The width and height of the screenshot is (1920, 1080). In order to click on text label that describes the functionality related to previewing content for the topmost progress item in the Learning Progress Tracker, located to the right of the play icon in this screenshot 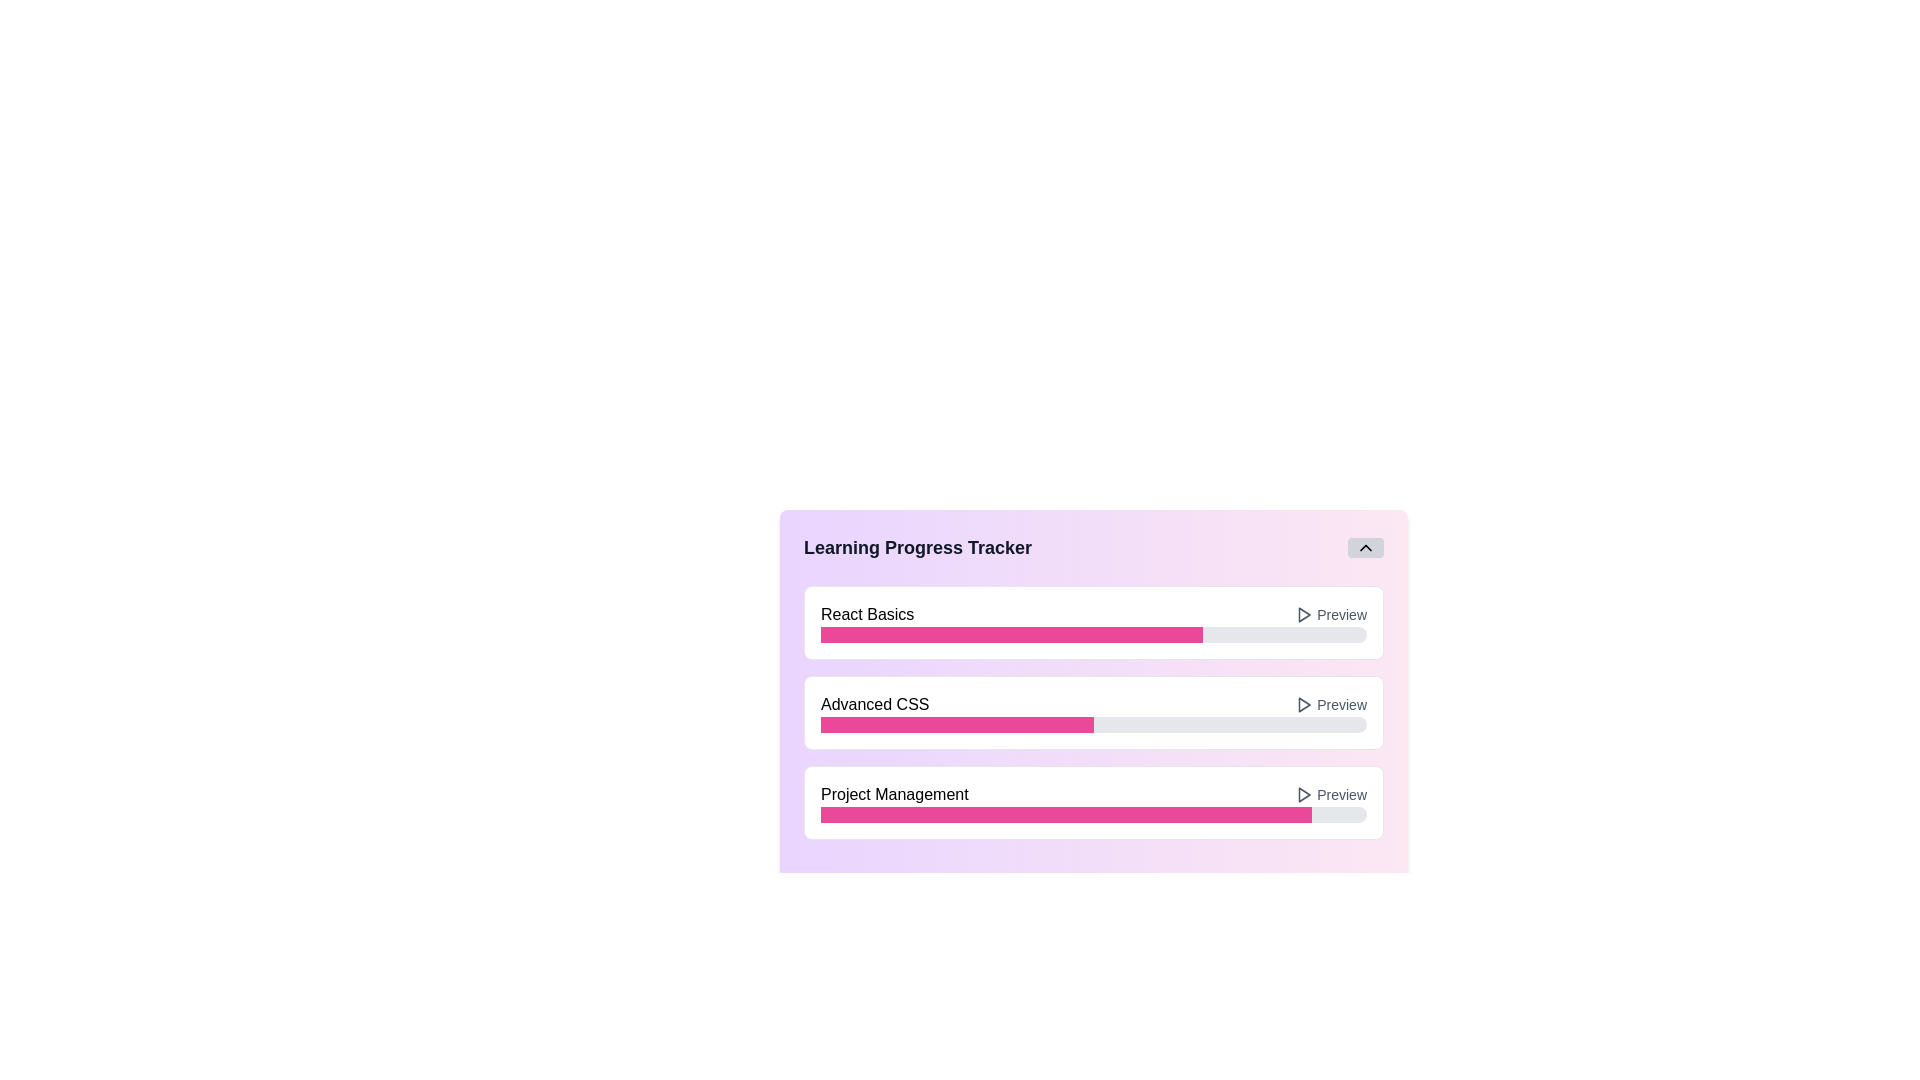, I will do `click(1342, 613)`.